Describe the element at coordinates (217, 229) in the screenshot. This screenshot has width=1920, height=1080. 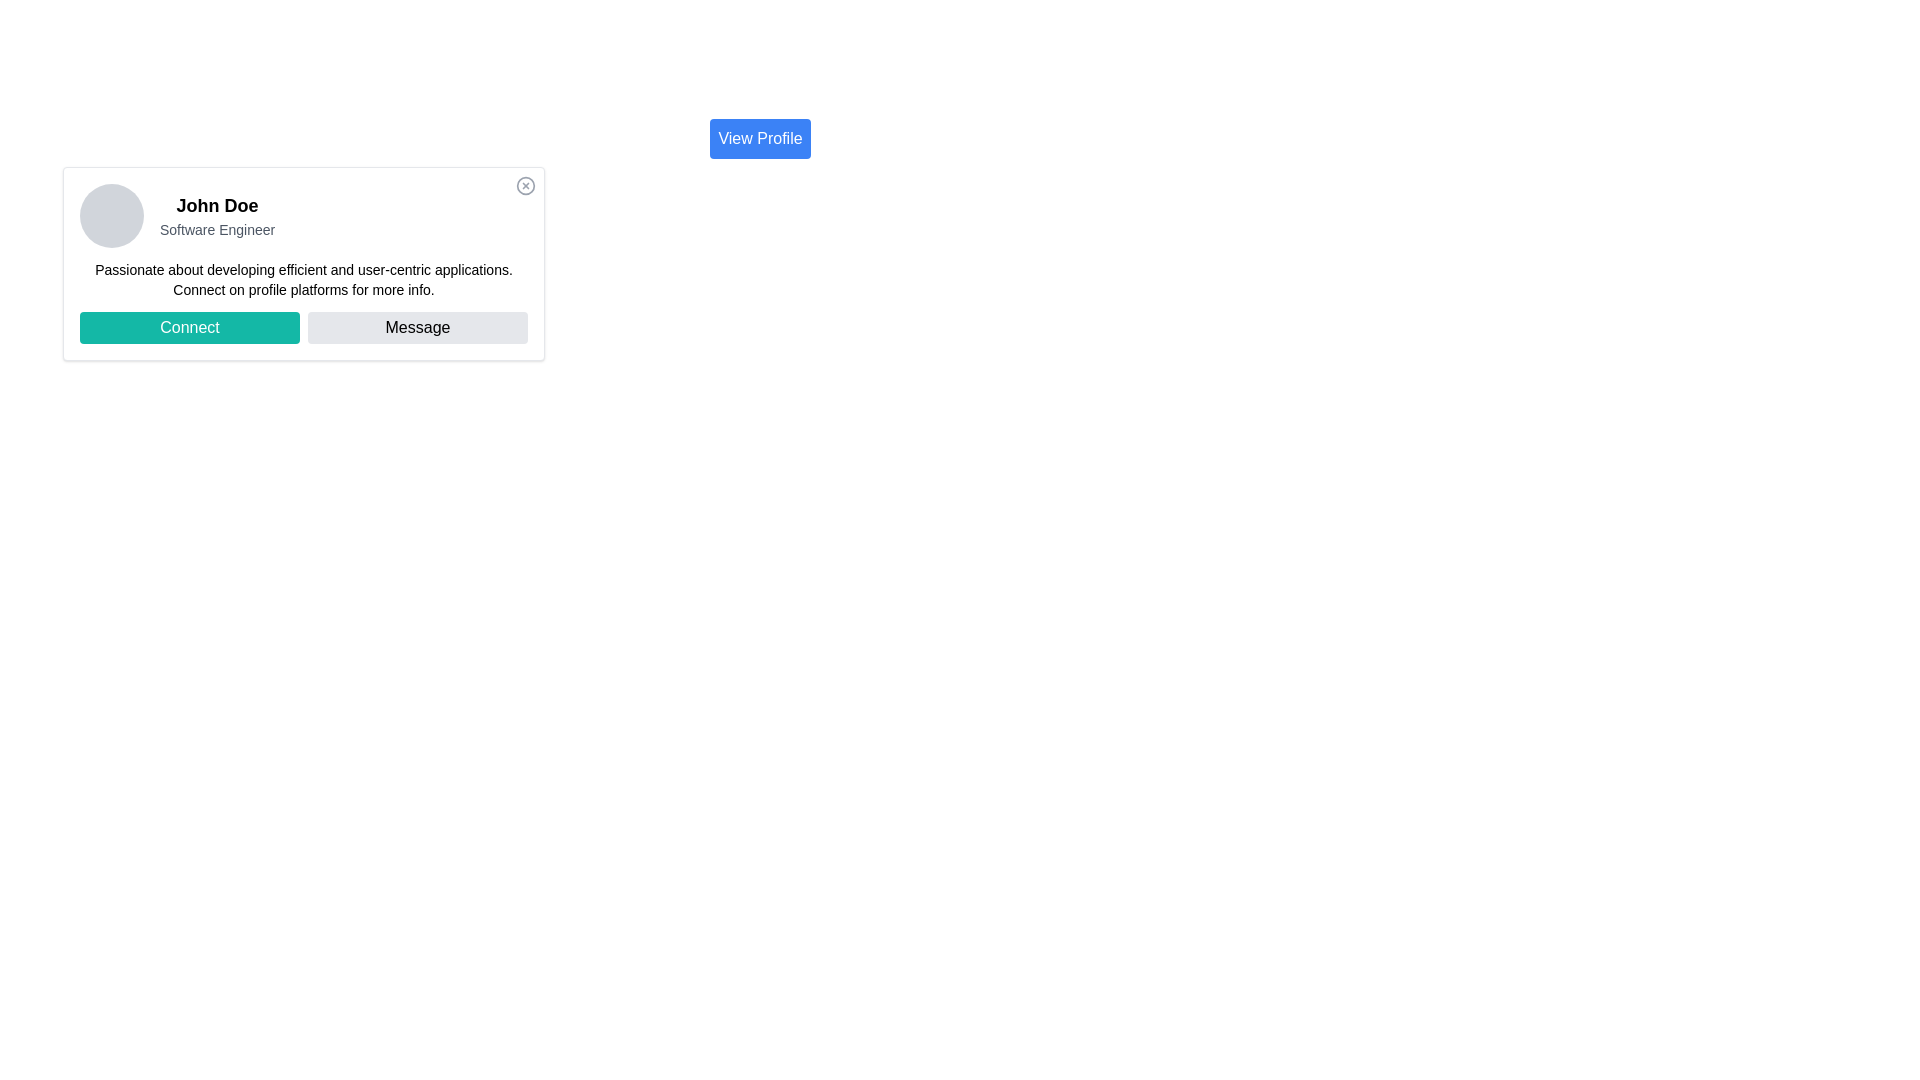
I see `text label that indicates the professional role of 'John Doe', located below the title within the profile card section` at that location.